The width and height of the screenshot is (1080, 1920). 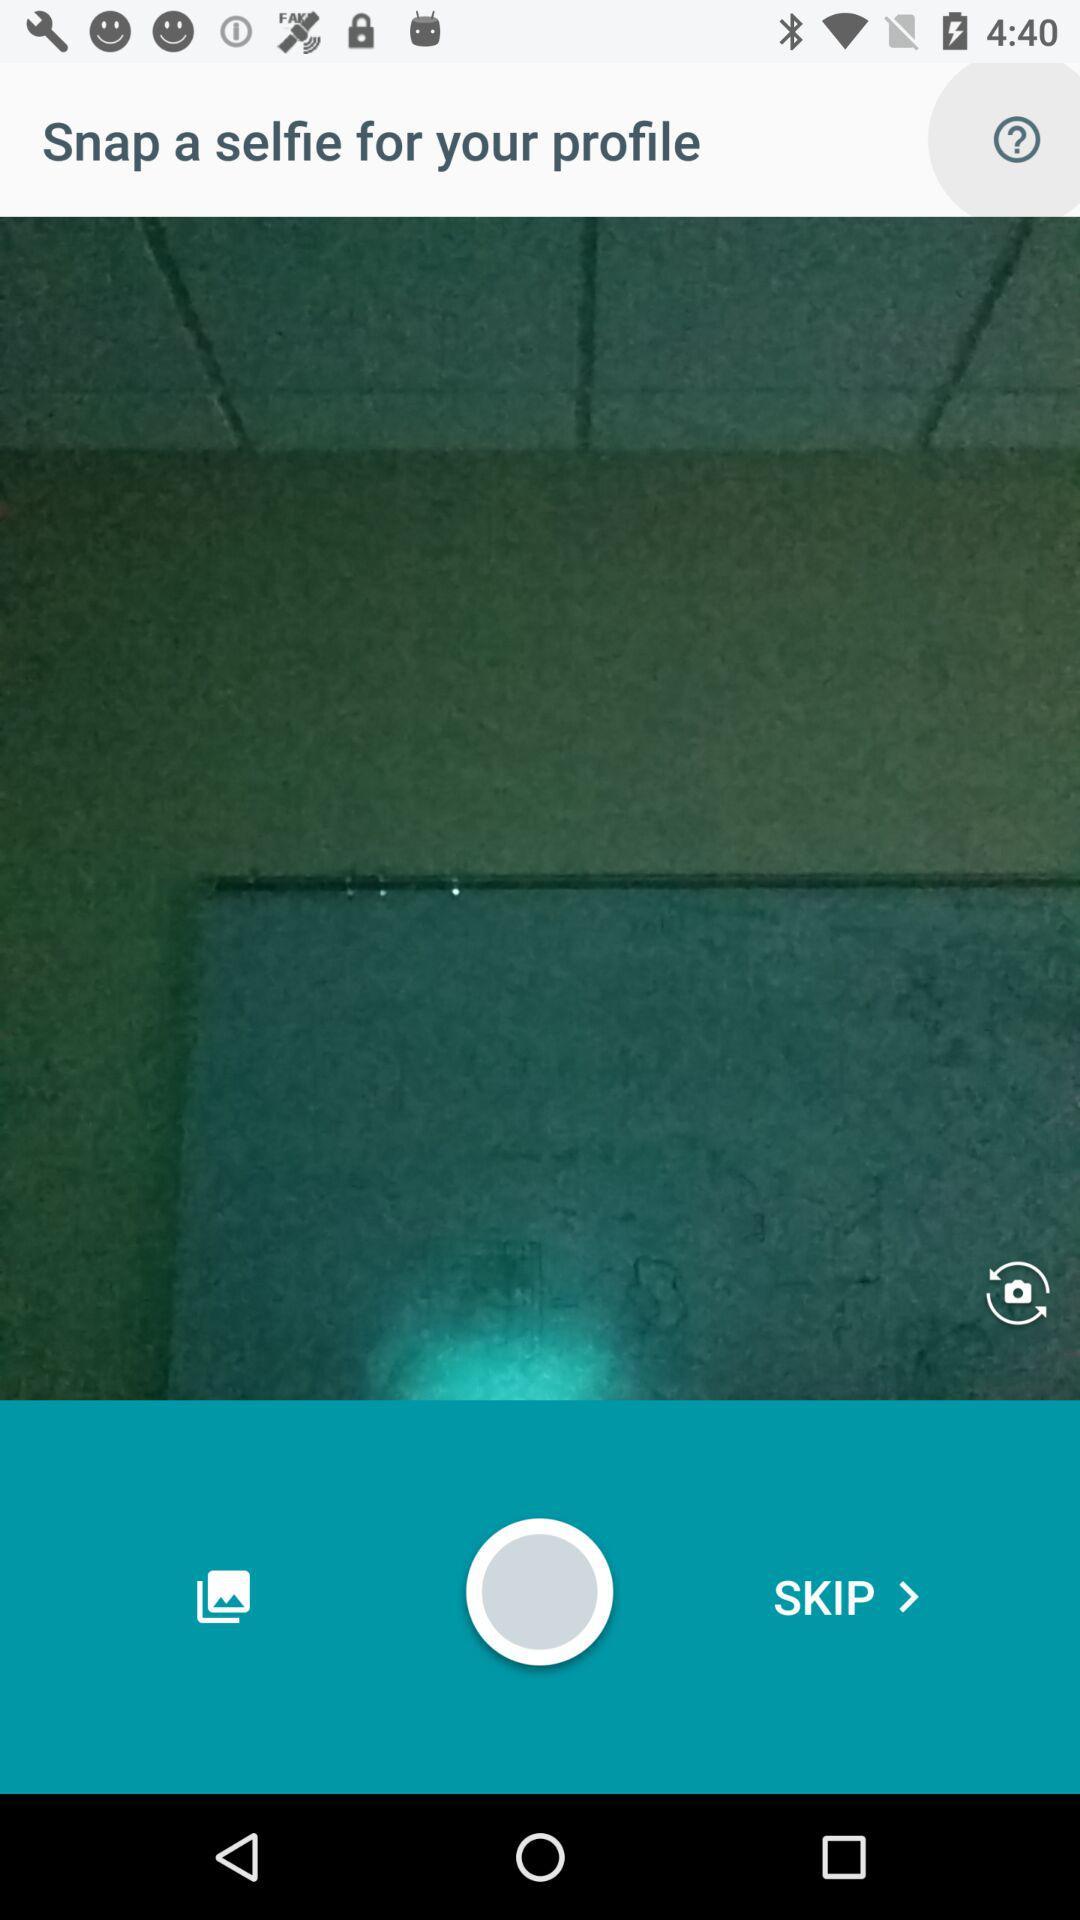 What do you see at coordinates (1017, 138) in the screenshot?
I see `the help icon` at bounding box center [1017, 138].